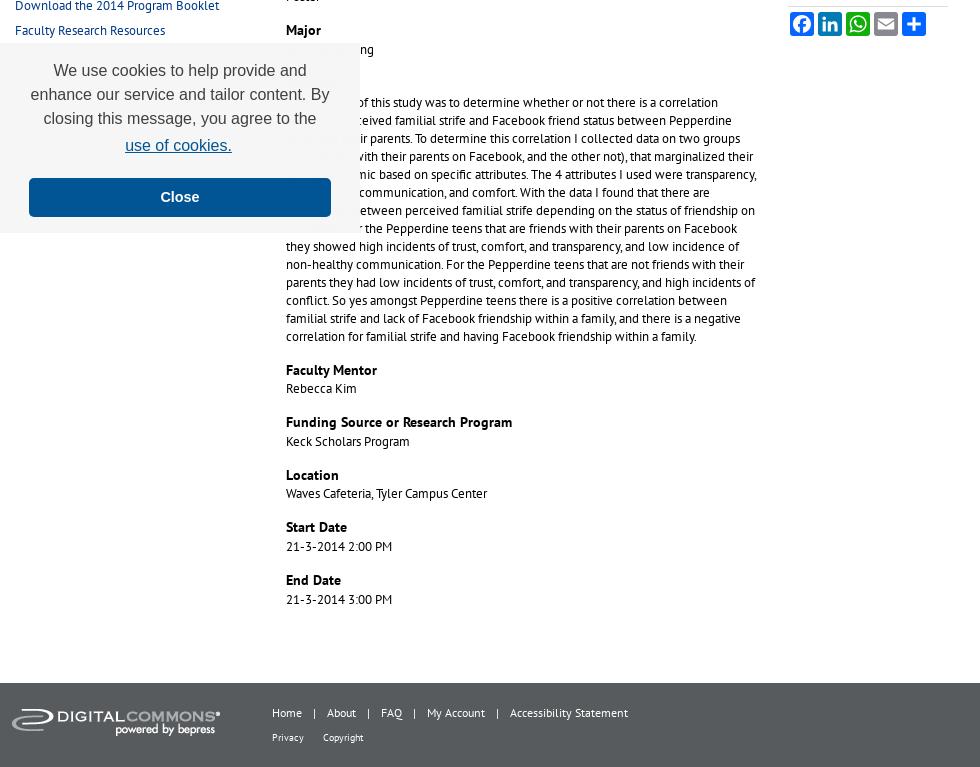 The image size is (980, 767). What do you see at coordinates (316, 527) in the screenshot?
I see `'Start Date'` at bounding box center [316, 527].